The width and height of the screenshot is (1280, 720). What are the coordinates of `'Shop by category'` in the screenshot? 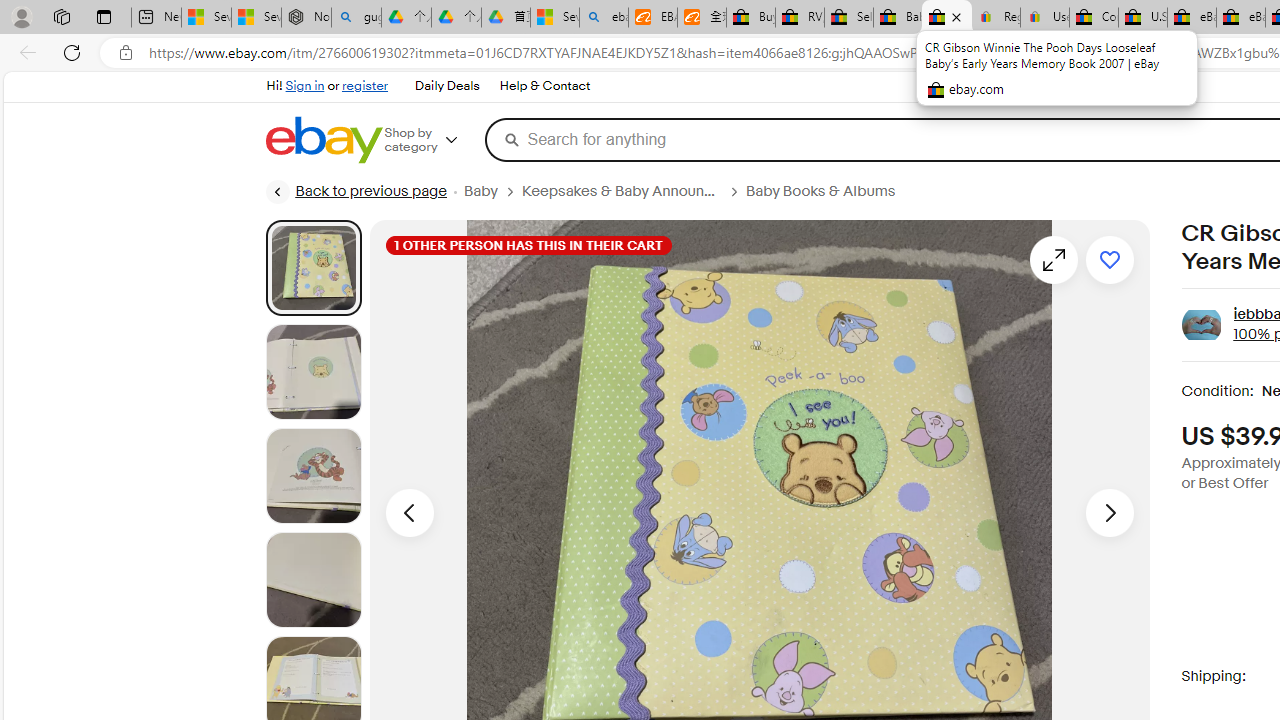 It's located at (433, 139).